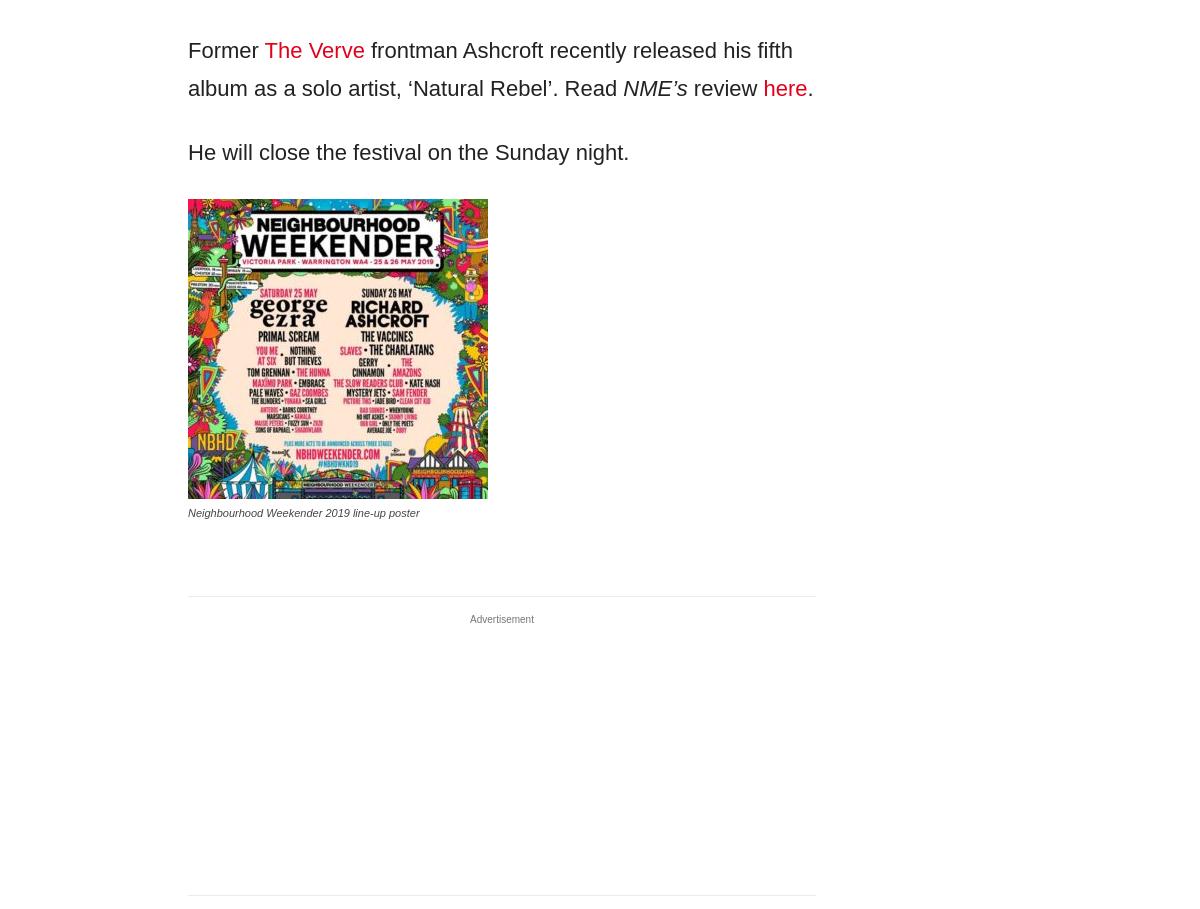 The image size is (1200, 909). What do you see at coordinates (623, 87) in the screenshot?
I see `'NME’s'` at bounding box center [623, 87].